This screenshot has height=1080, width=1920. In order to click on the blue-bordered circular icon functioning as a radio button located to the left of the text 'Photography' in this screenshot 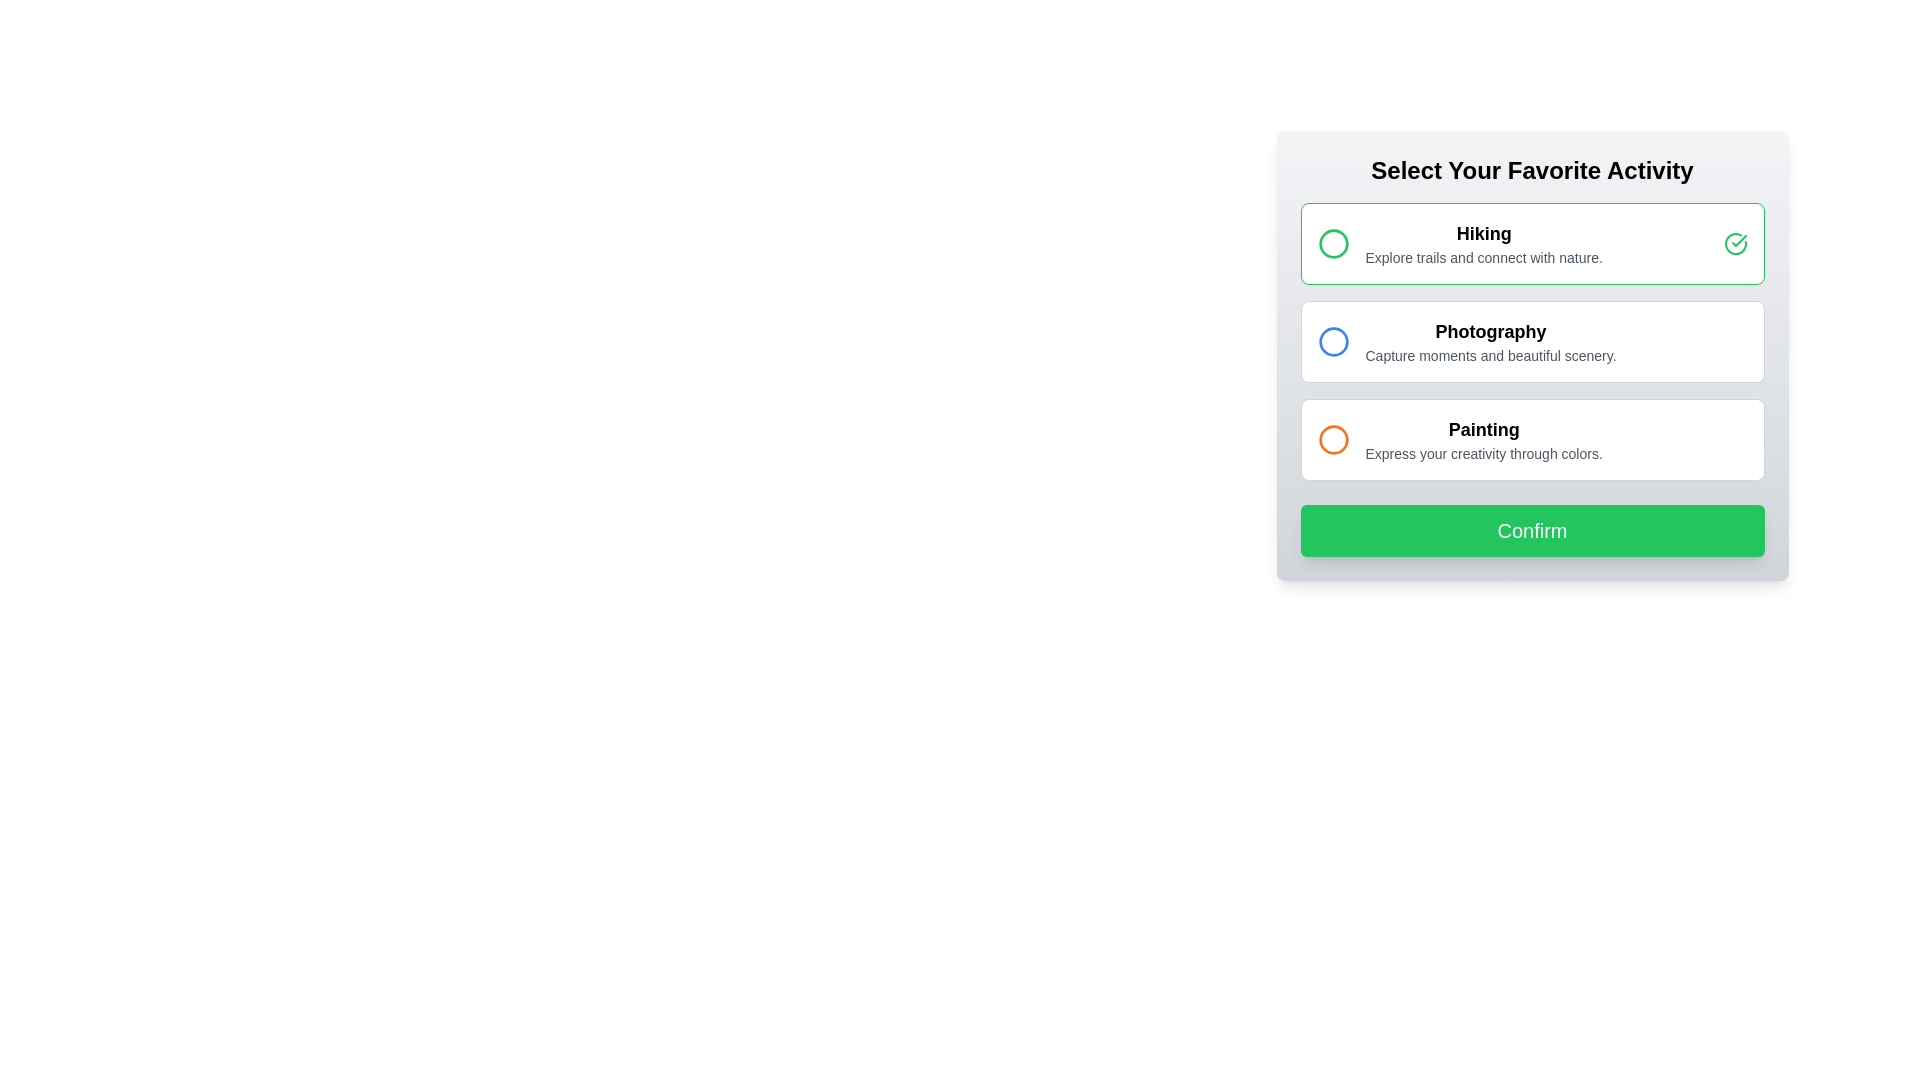, I will do `click(1333, 341)`.